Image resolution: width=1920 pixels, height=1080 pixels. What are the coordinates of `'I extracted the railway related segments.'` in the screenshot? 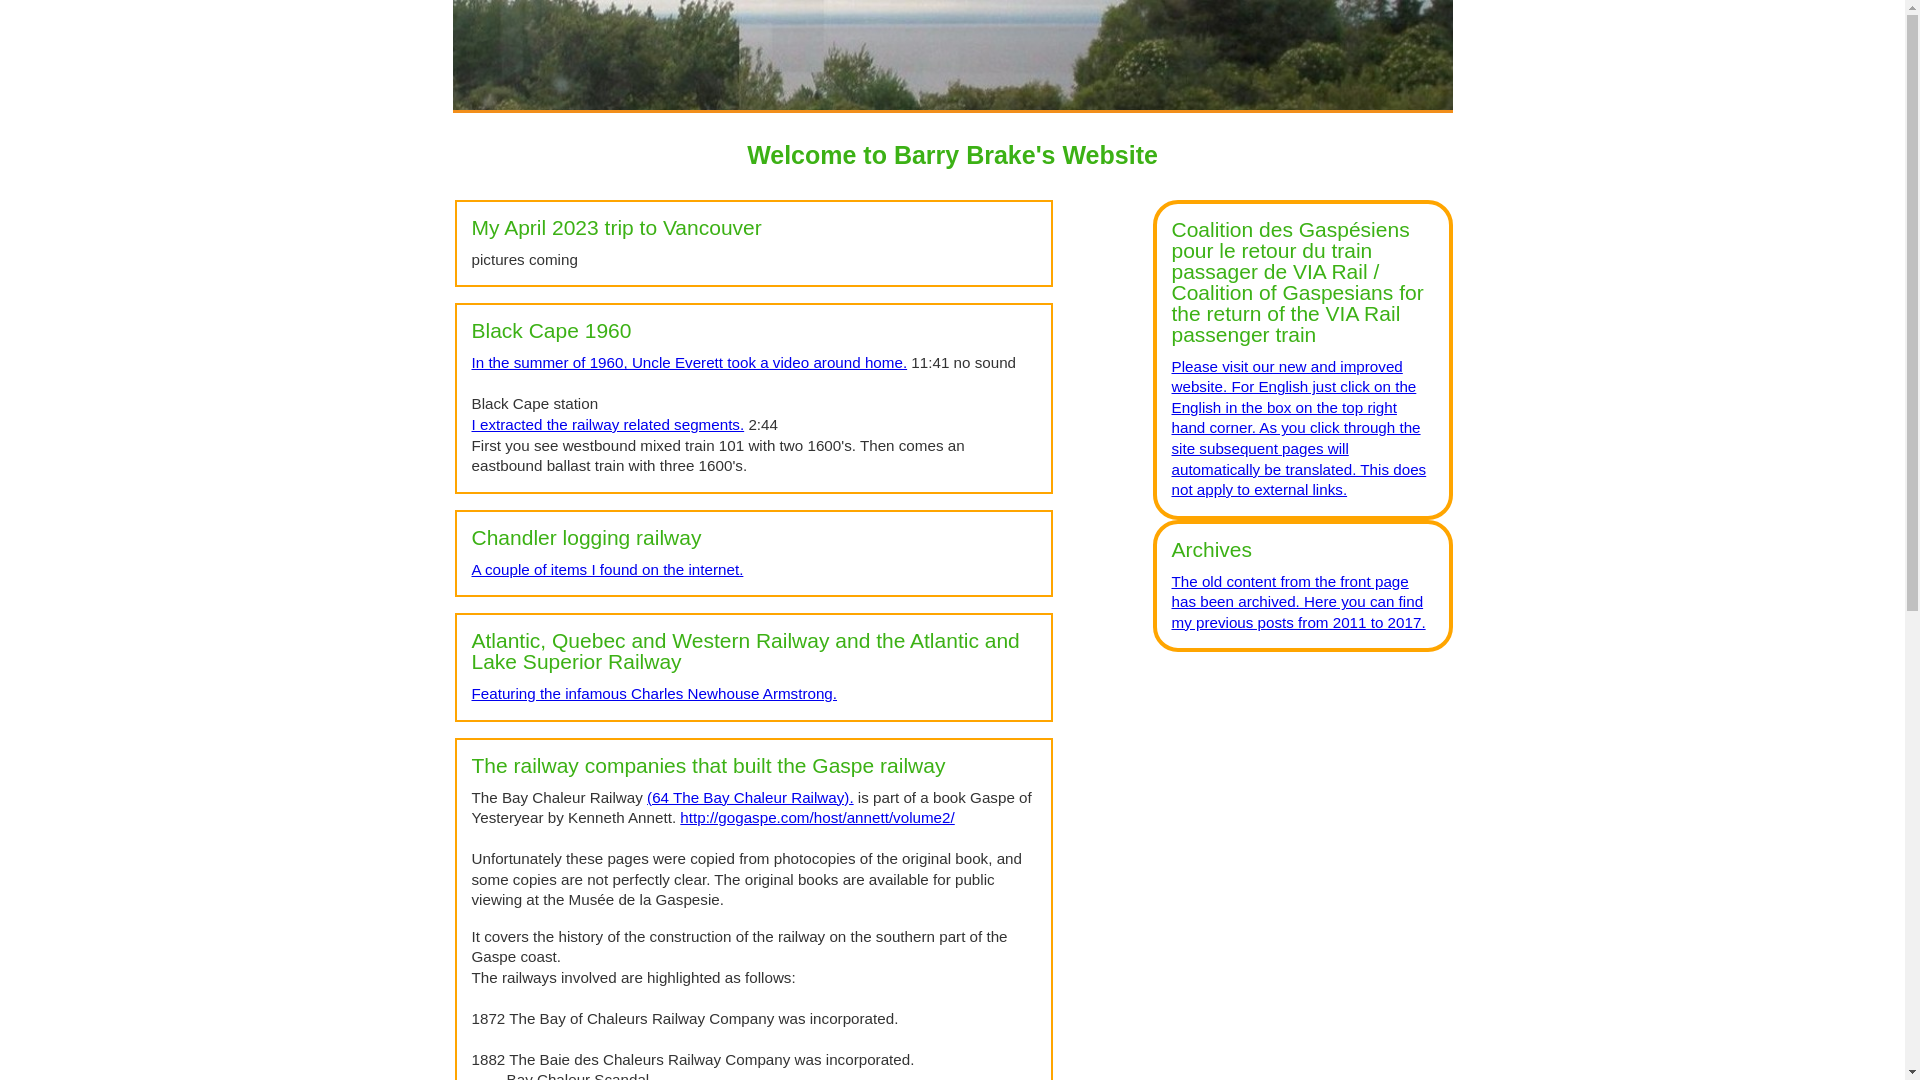 It's located at (607, 423).